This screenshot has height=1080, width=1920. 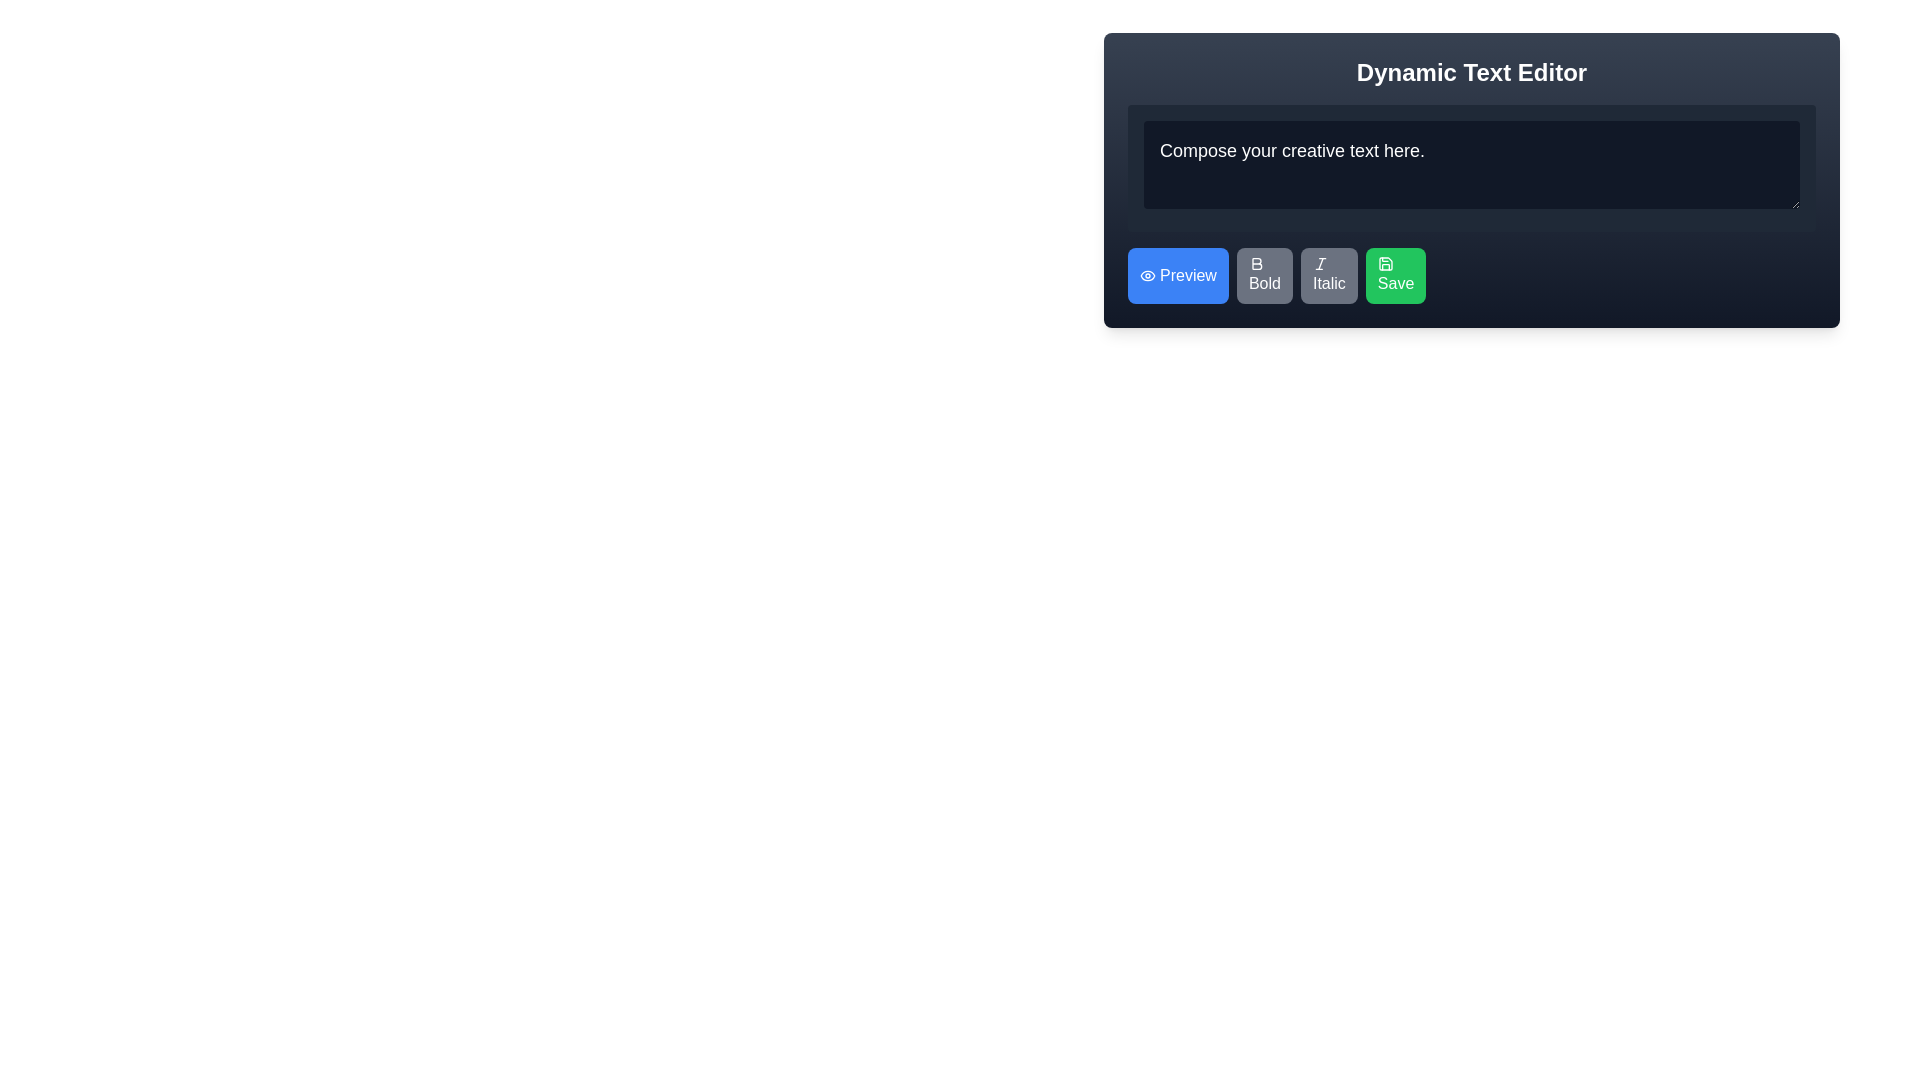 What do you see at coordinates (1320, 262) in the screenshot?
I see `the italic icon located at the center of the 'Italic' button in the toolbar, which visually indicates the italic functionality` at bounding box center [1320, 262].